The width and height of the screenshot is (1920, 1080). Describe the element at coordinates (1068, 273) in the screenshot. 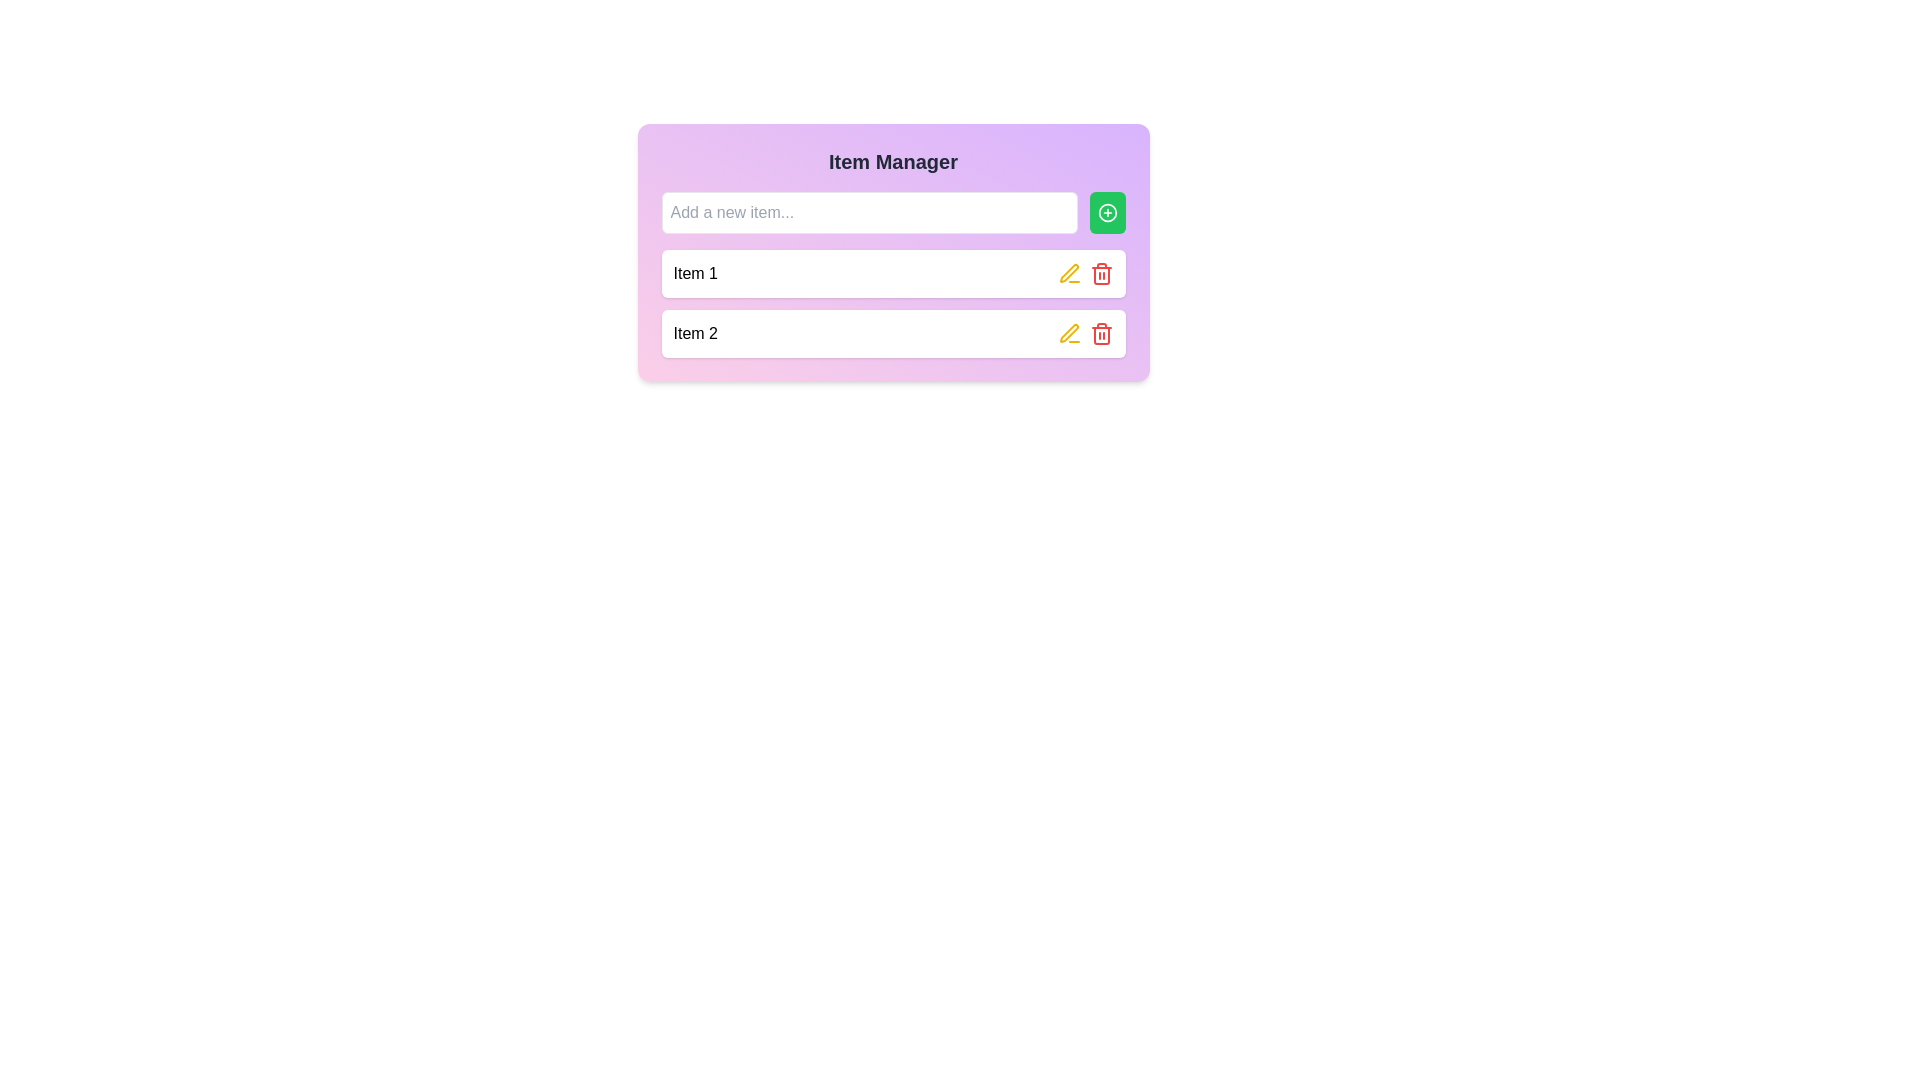

I see `the yellow pen icon associated with 'Item 2'` at that location.